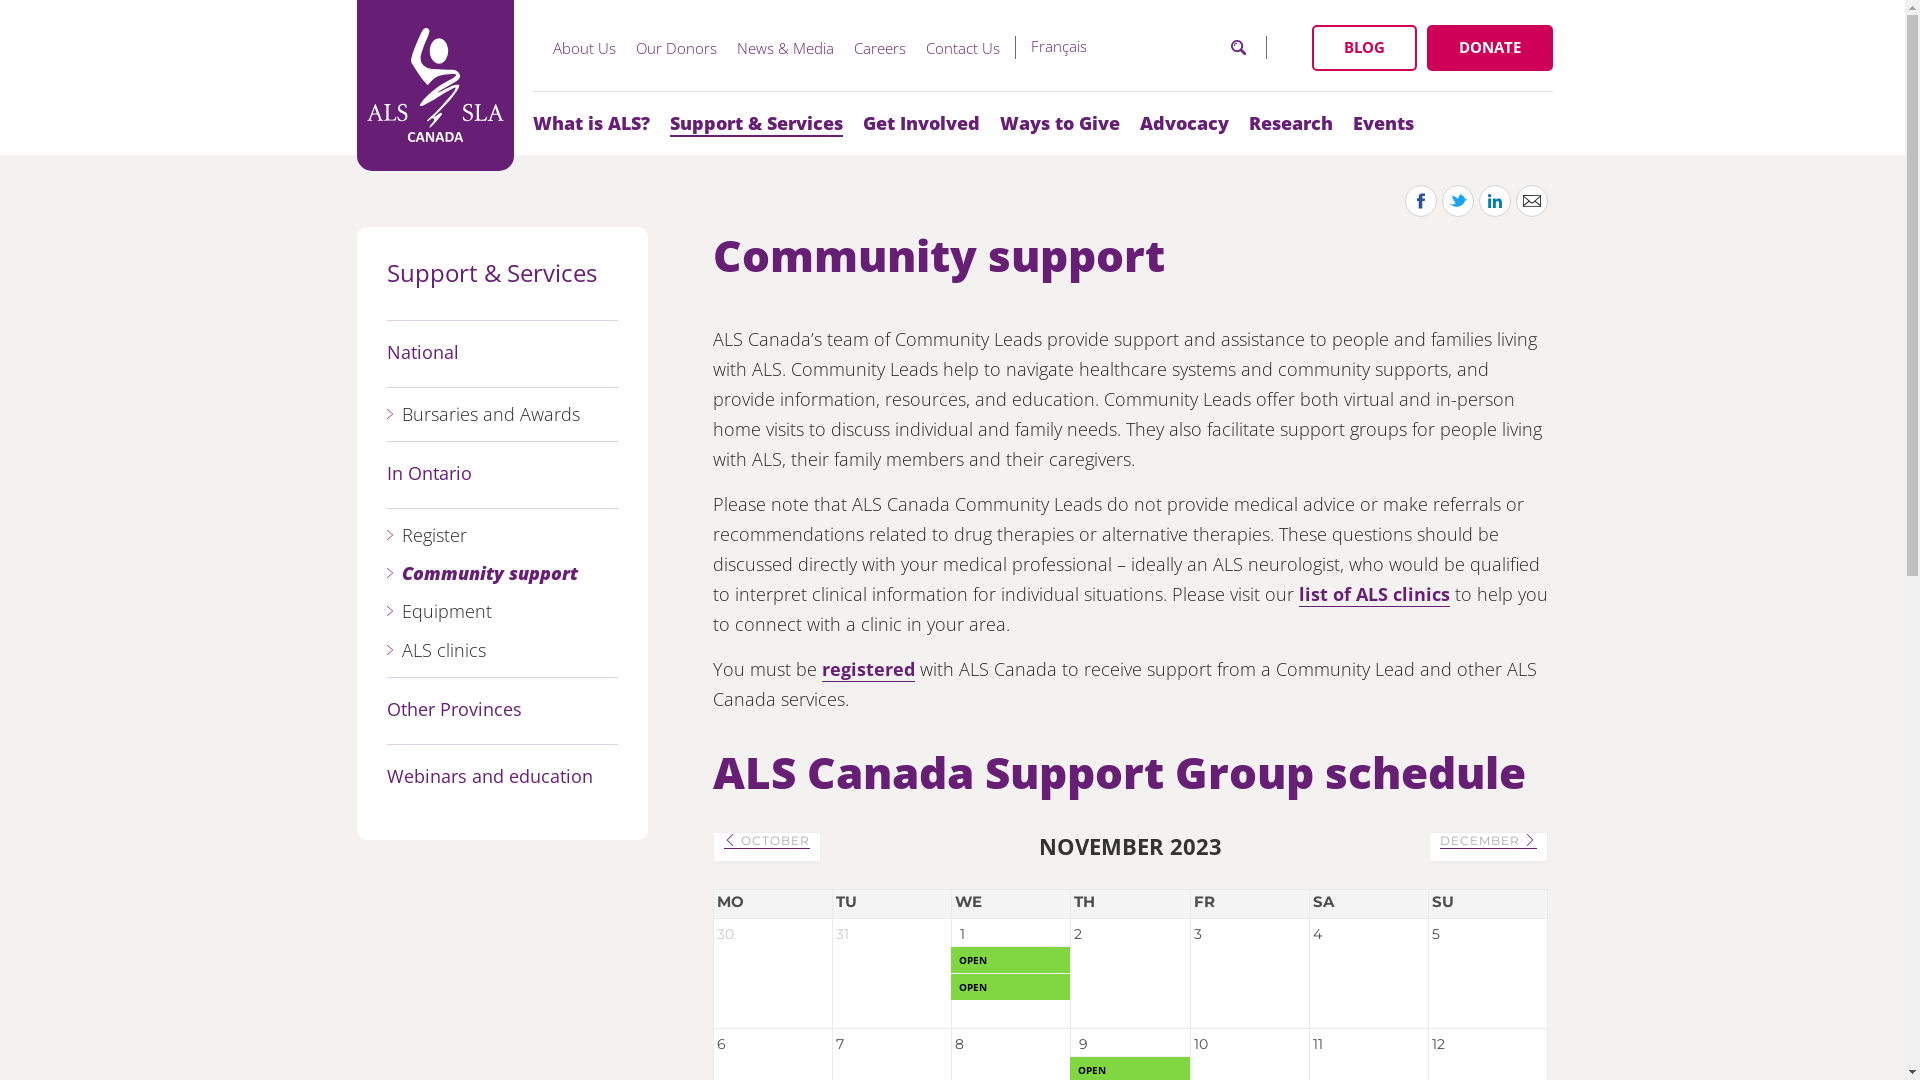 This screenshot has height=1080, width=1920. What do you see at coordinates (1059, 123) in the screenshot?
I see `'Ways to Give'` at bounding box center [1059, 123].